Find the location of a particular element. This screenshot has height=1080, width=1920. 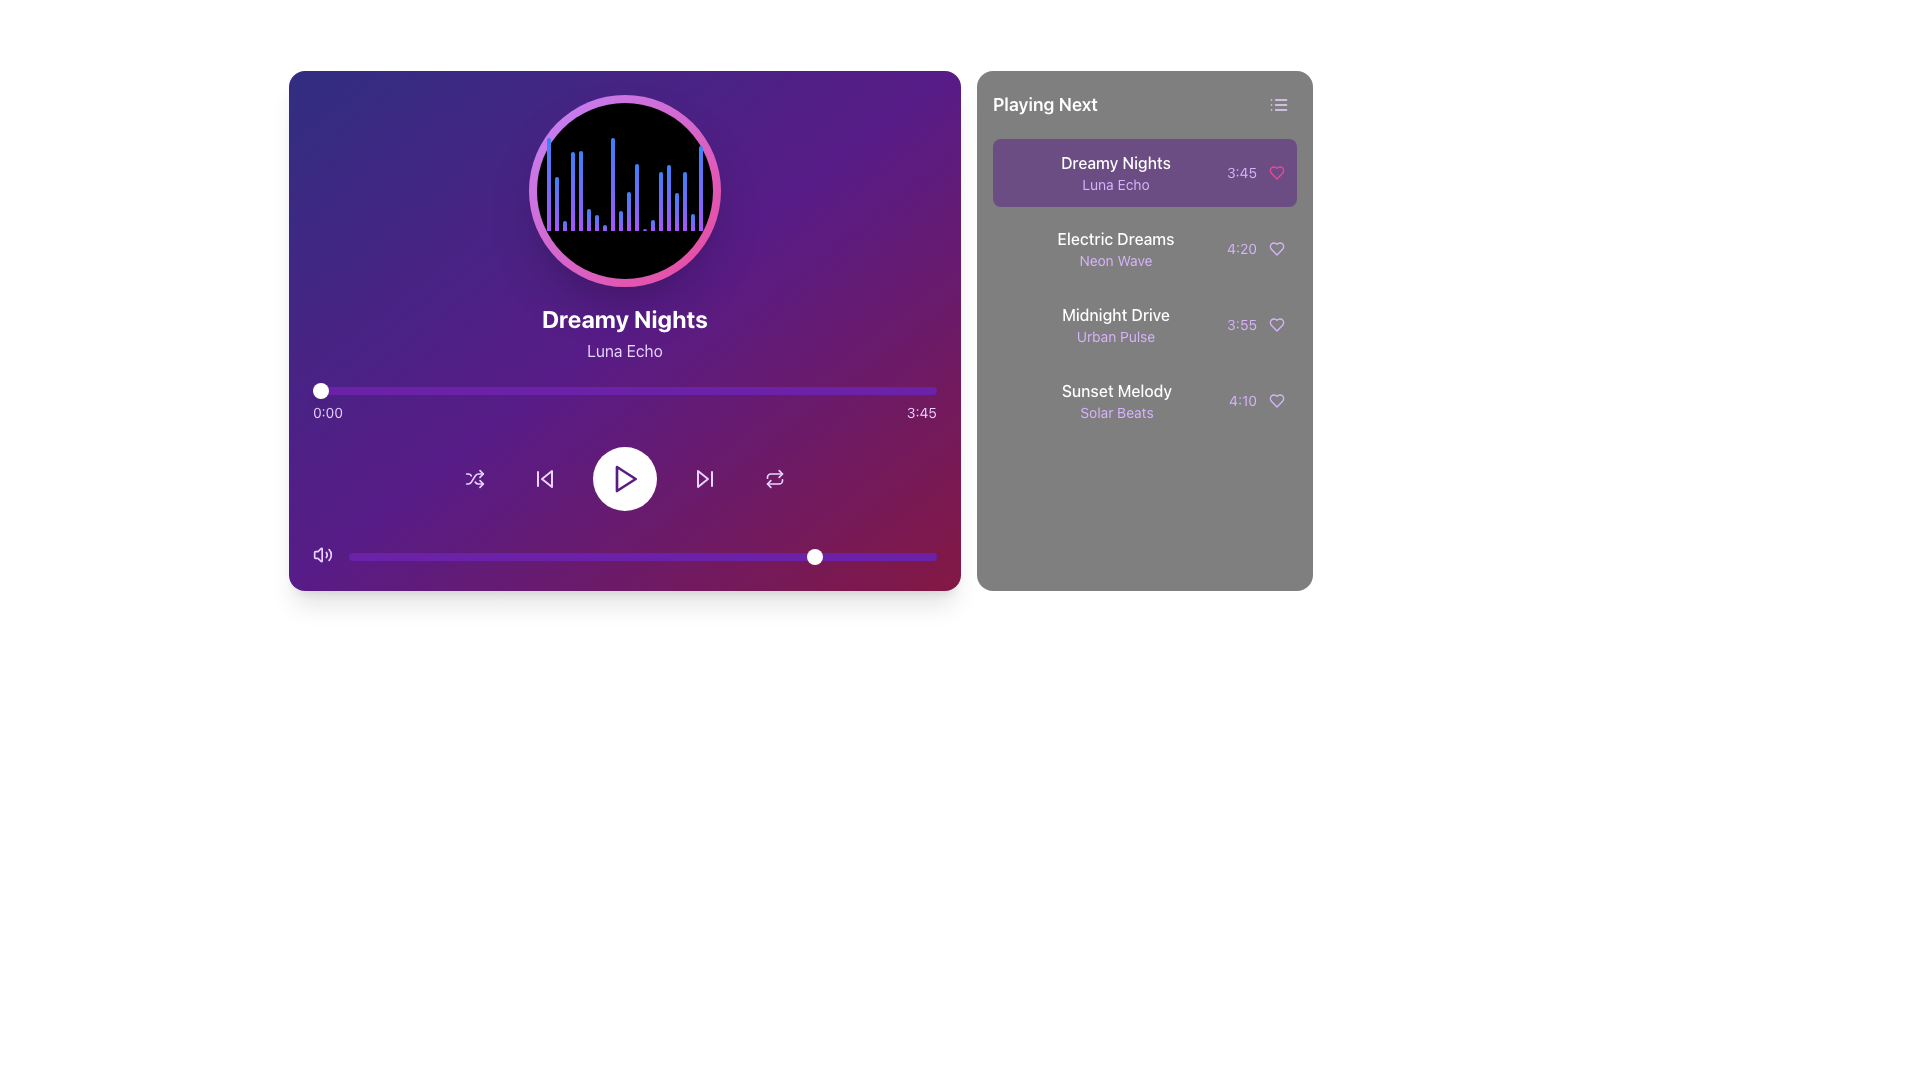

the text display element titled 'Sunset Melody' with a bold white font and the subtitle 'Solar Beats' in a lighter purple font, located is located at coordinates (1116, 401).